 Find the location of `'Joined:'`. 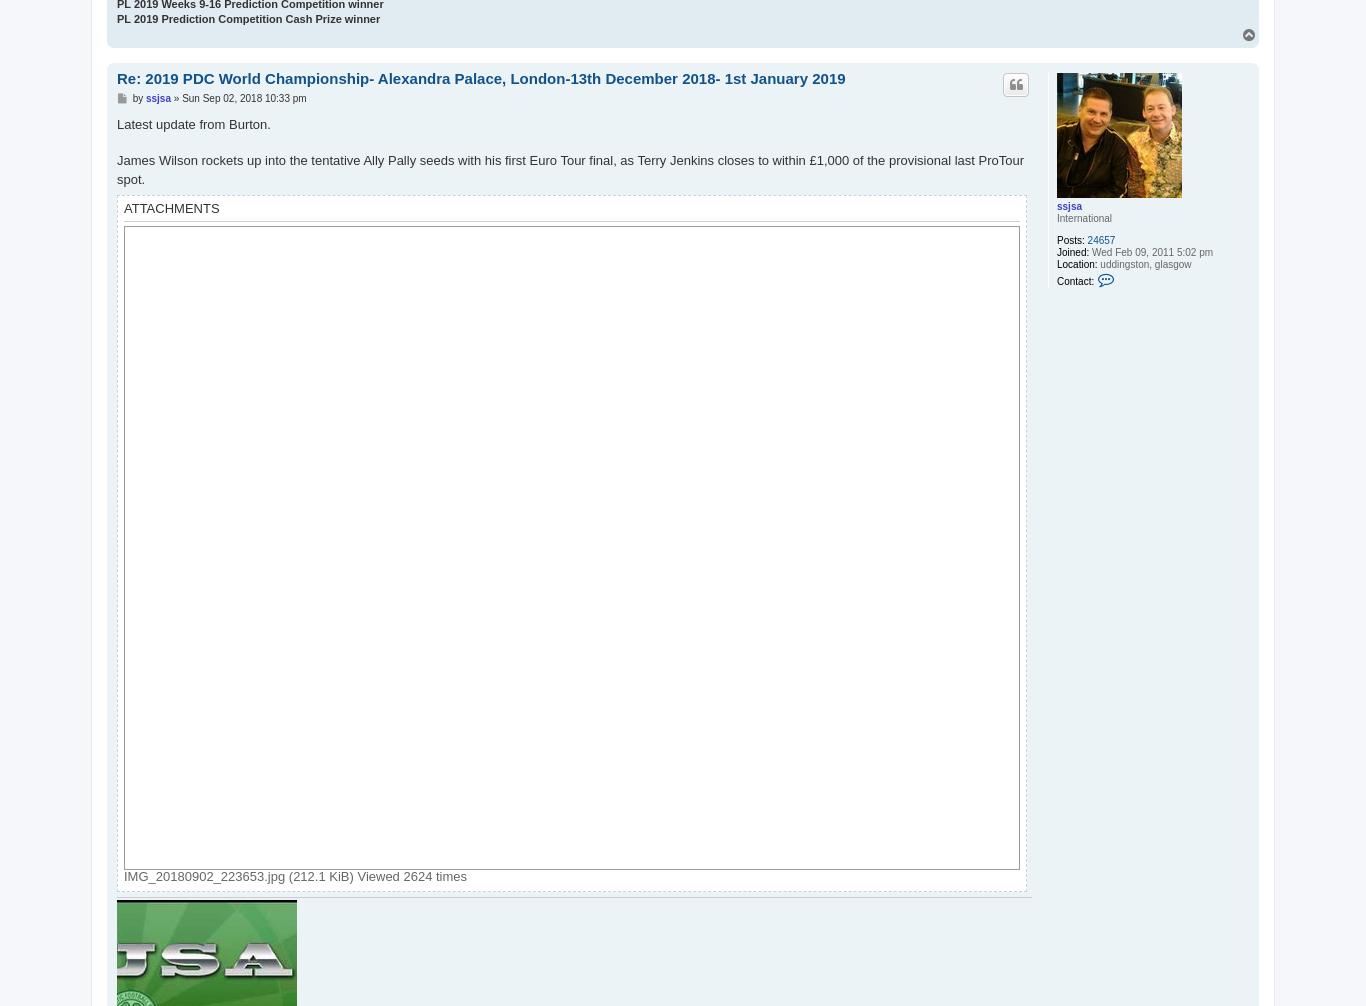

'Joined:' is located at coordinates (1071, 251).